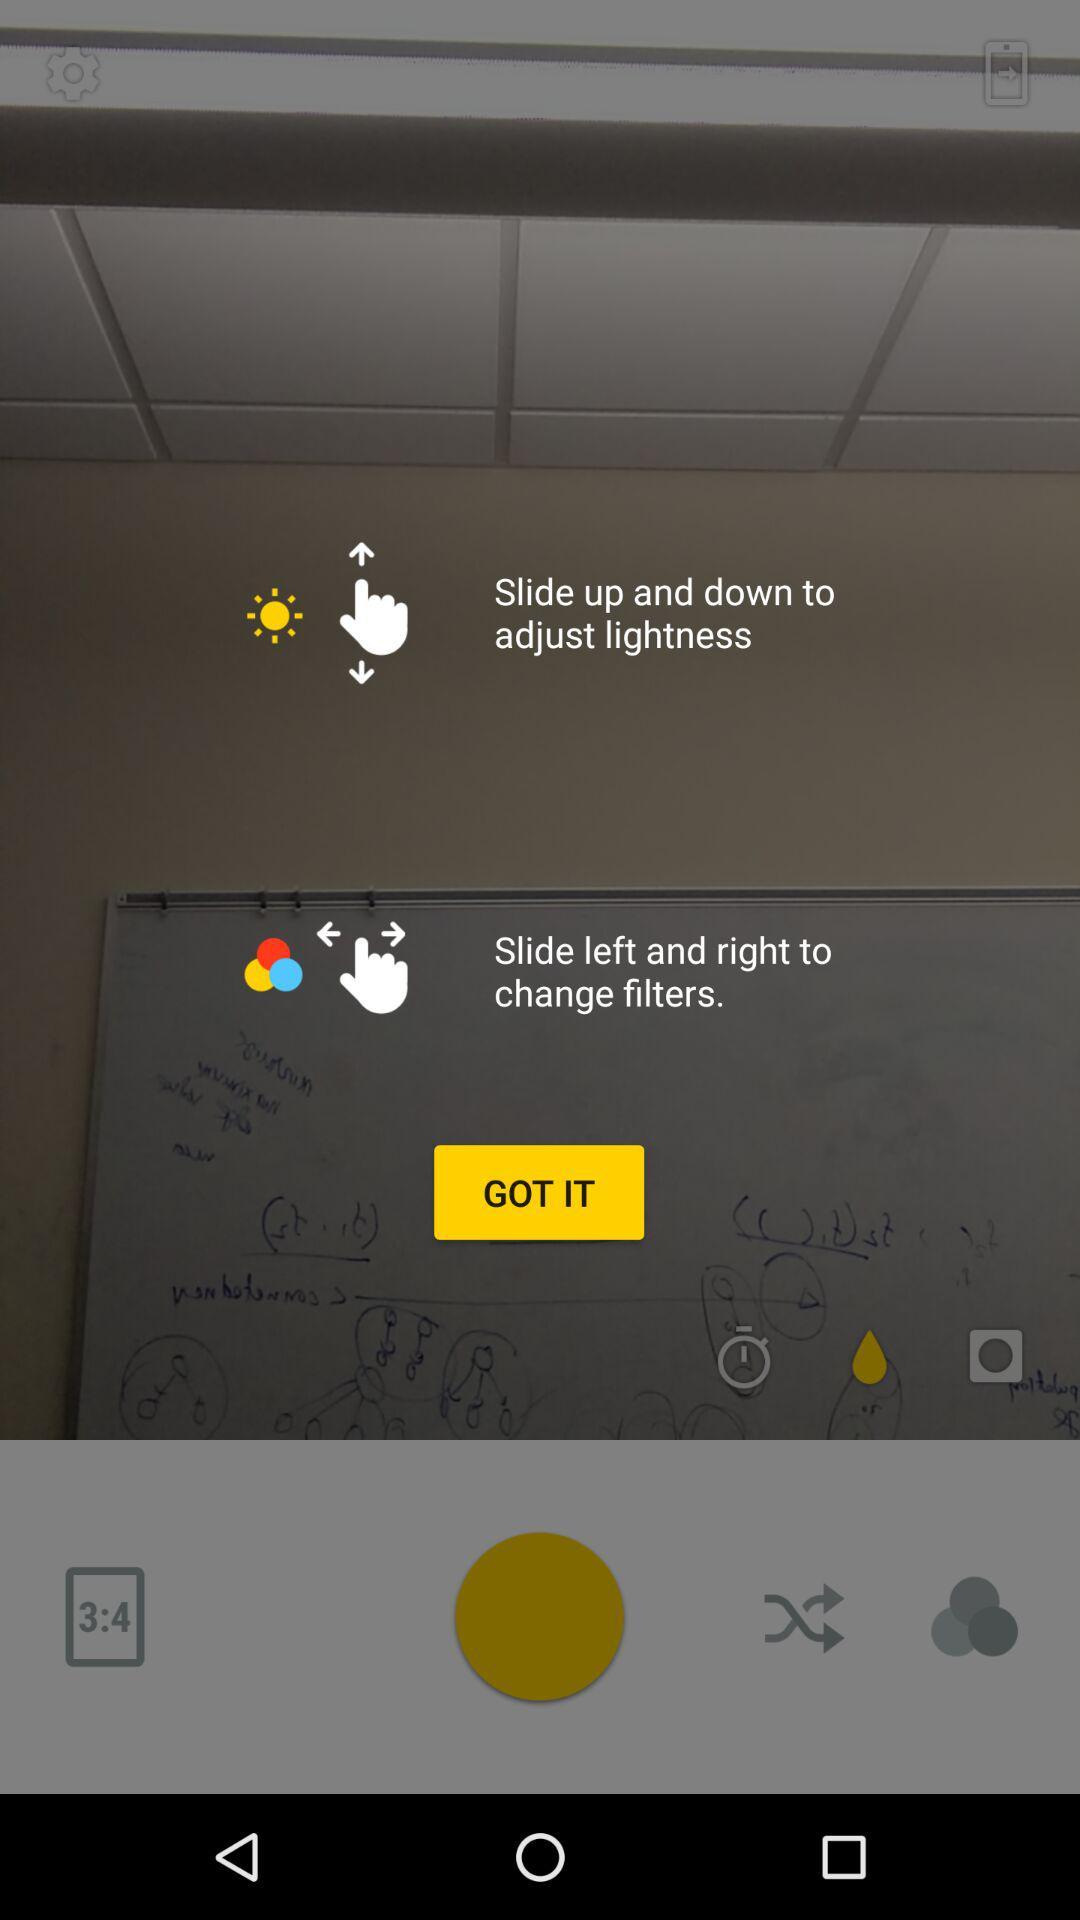  What do you see at coordinates (538, 1616) in the screenshot?
I see `the record` at bounding box center [538, 1616].